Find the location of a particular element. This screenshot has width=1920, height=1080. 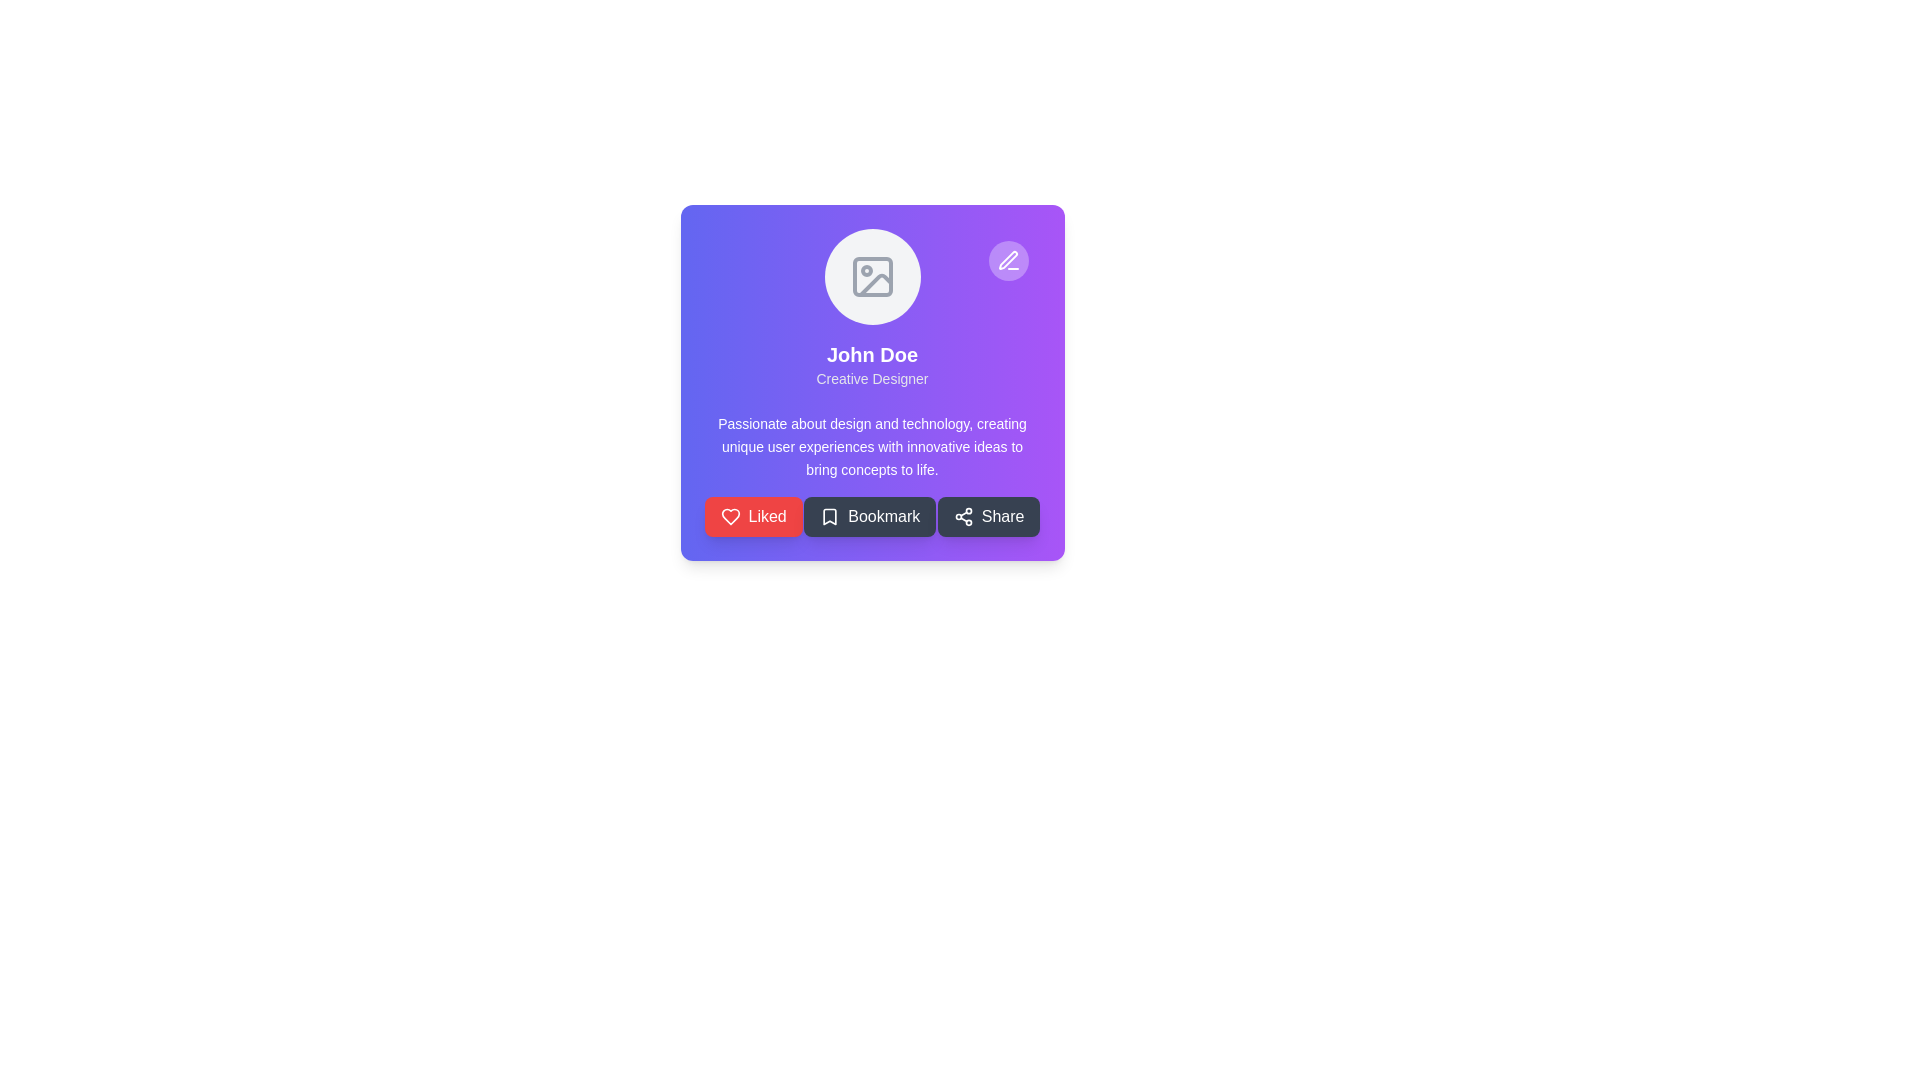

the heart-shaped vector icon representing a 'like' action, which is part of the 'Liked' button located in the bottom-left corner of the card interface is located at coordinates (729, 516).